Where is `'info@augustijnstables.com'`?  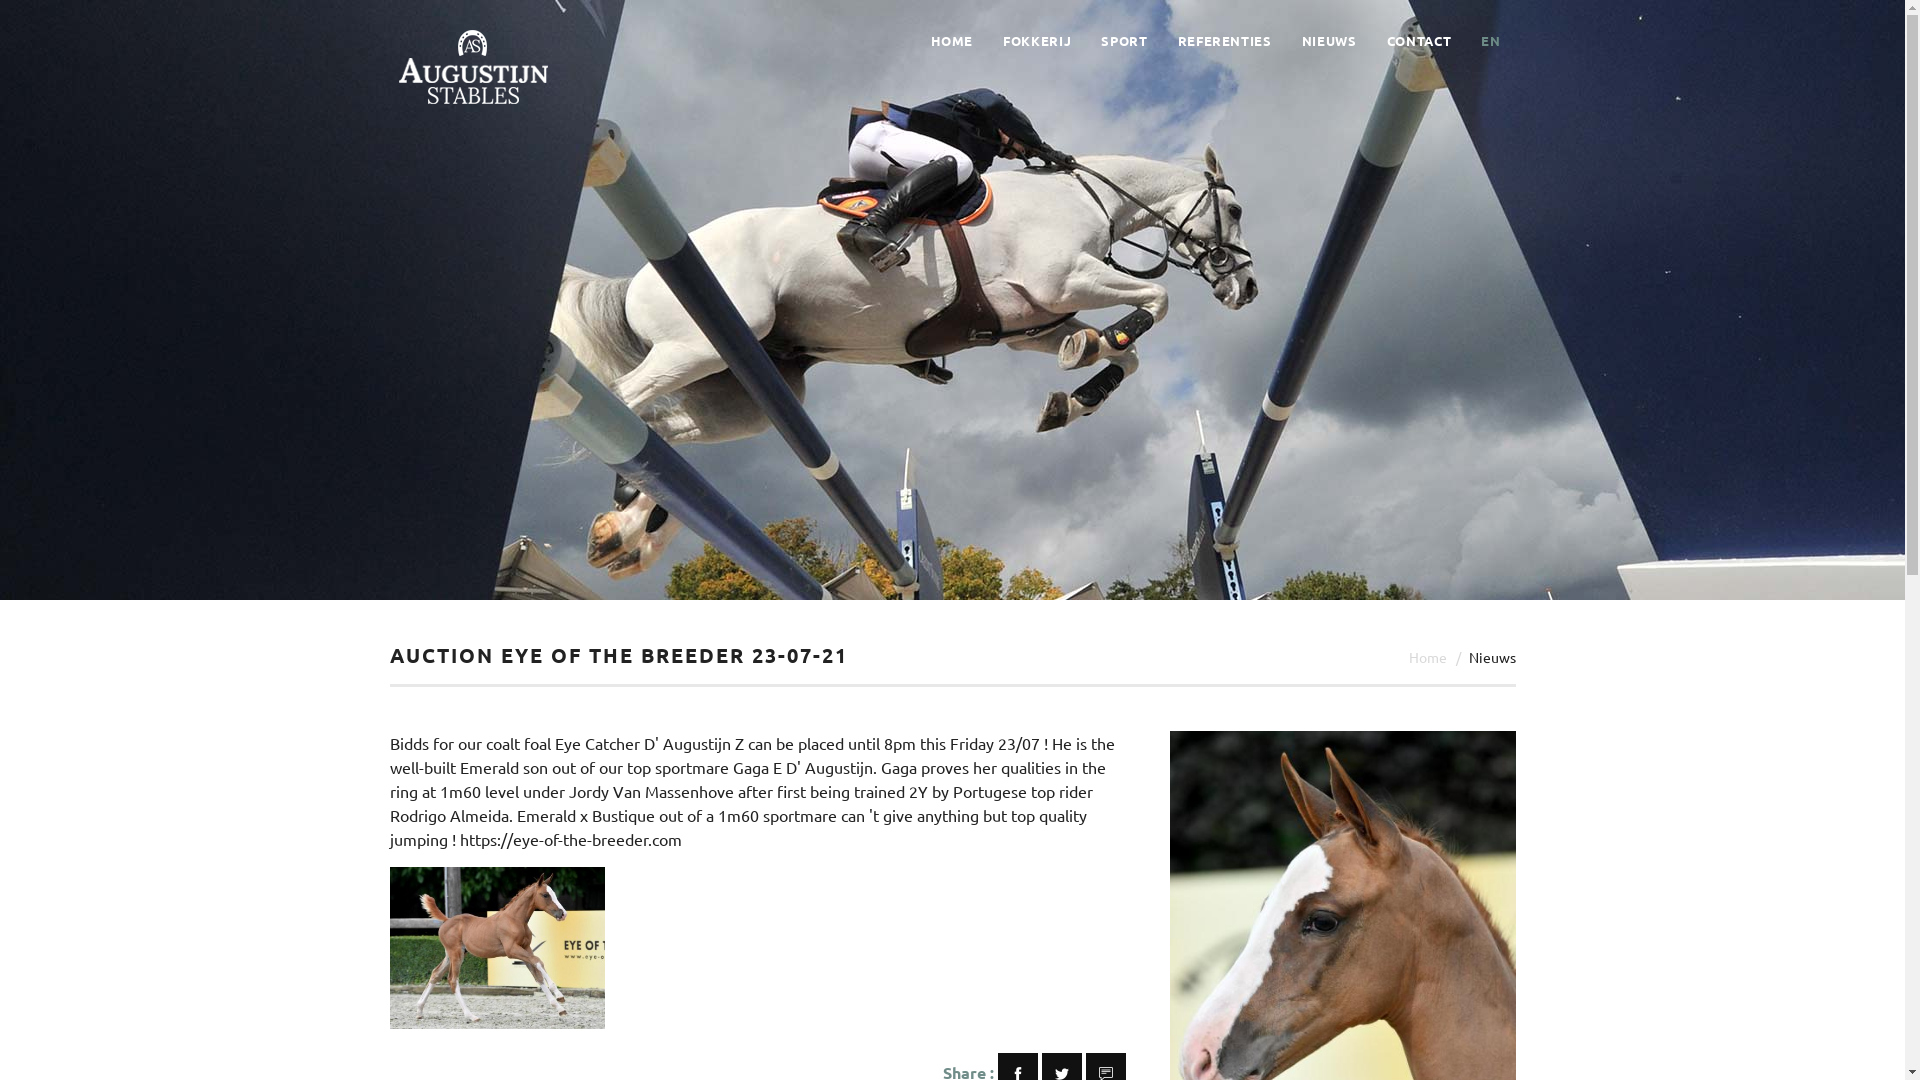 'info@augustijnstables.com' is located at coordinates (1084, 906).